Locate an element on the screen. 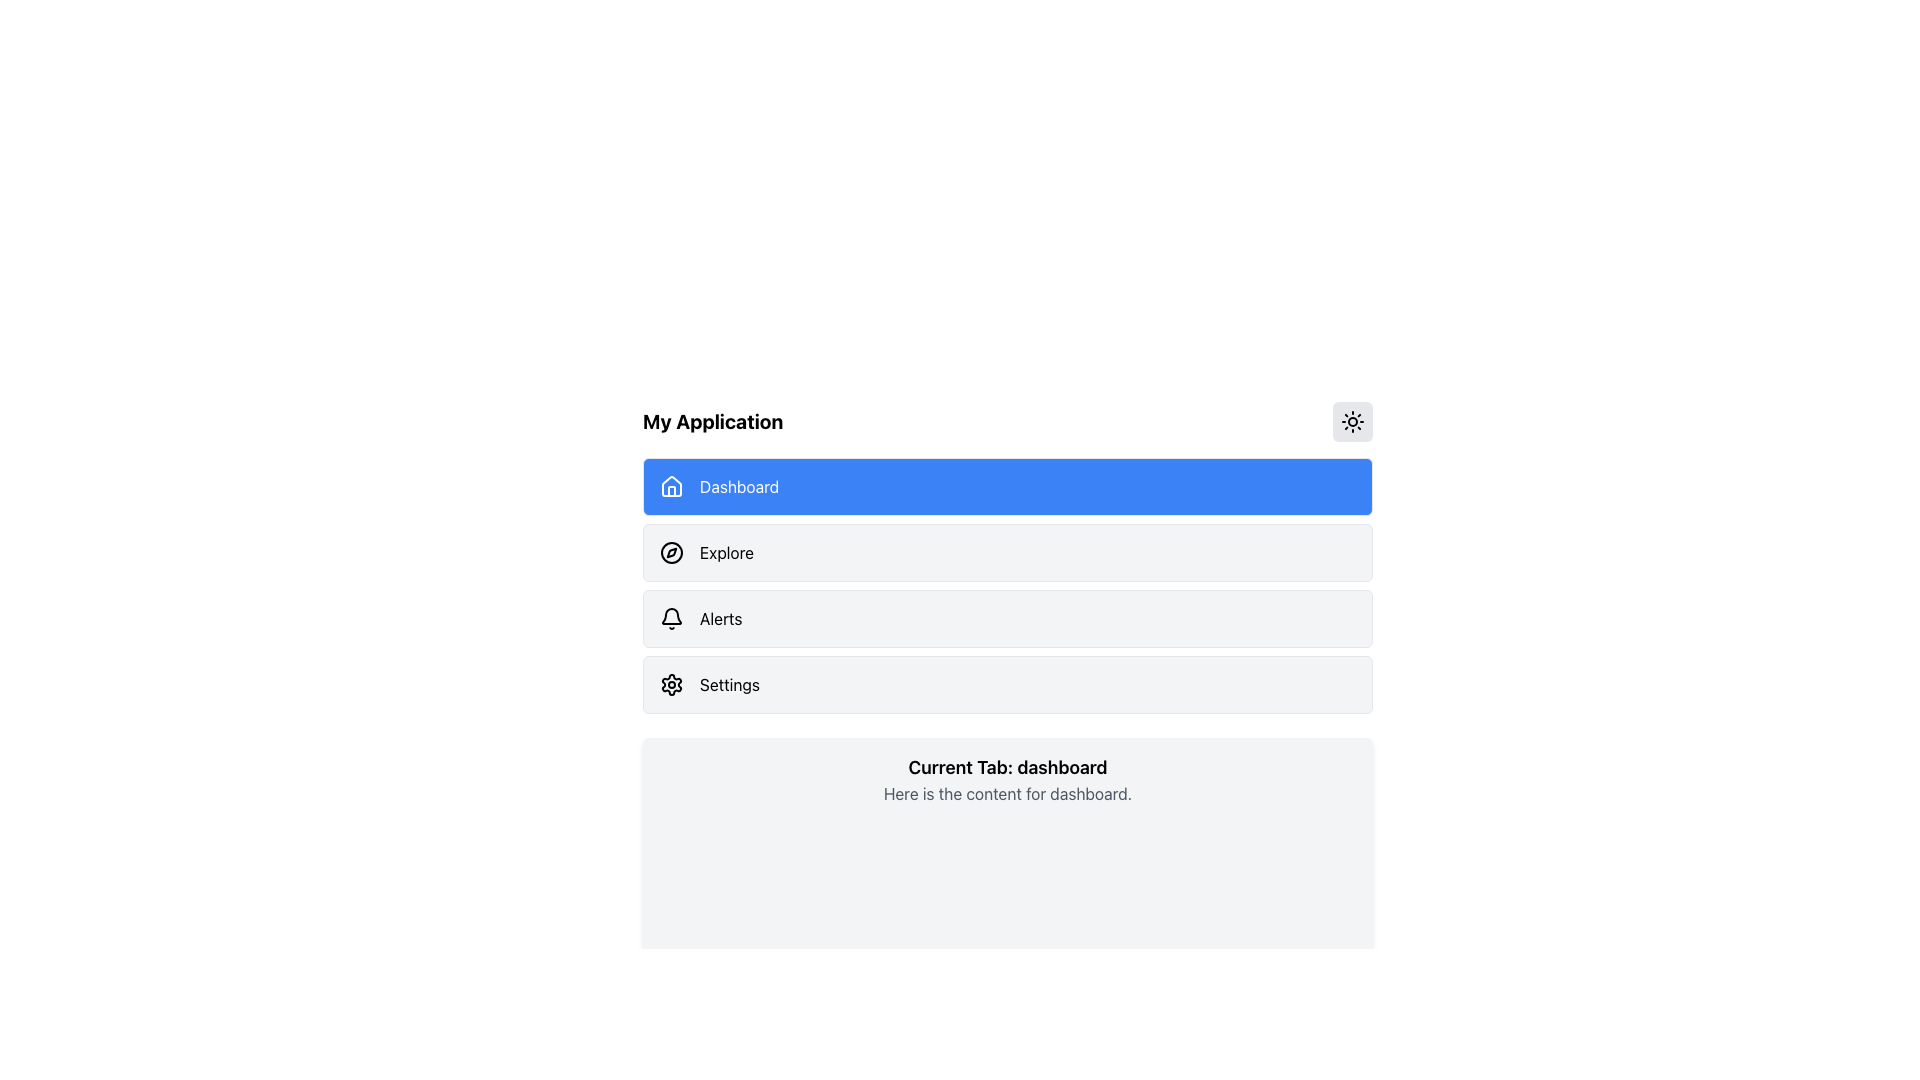 This screenshot has width=1920, height=1080. the 'Alerts' navigation item in the vertical navigation list is located at coordinates (1008, 617).